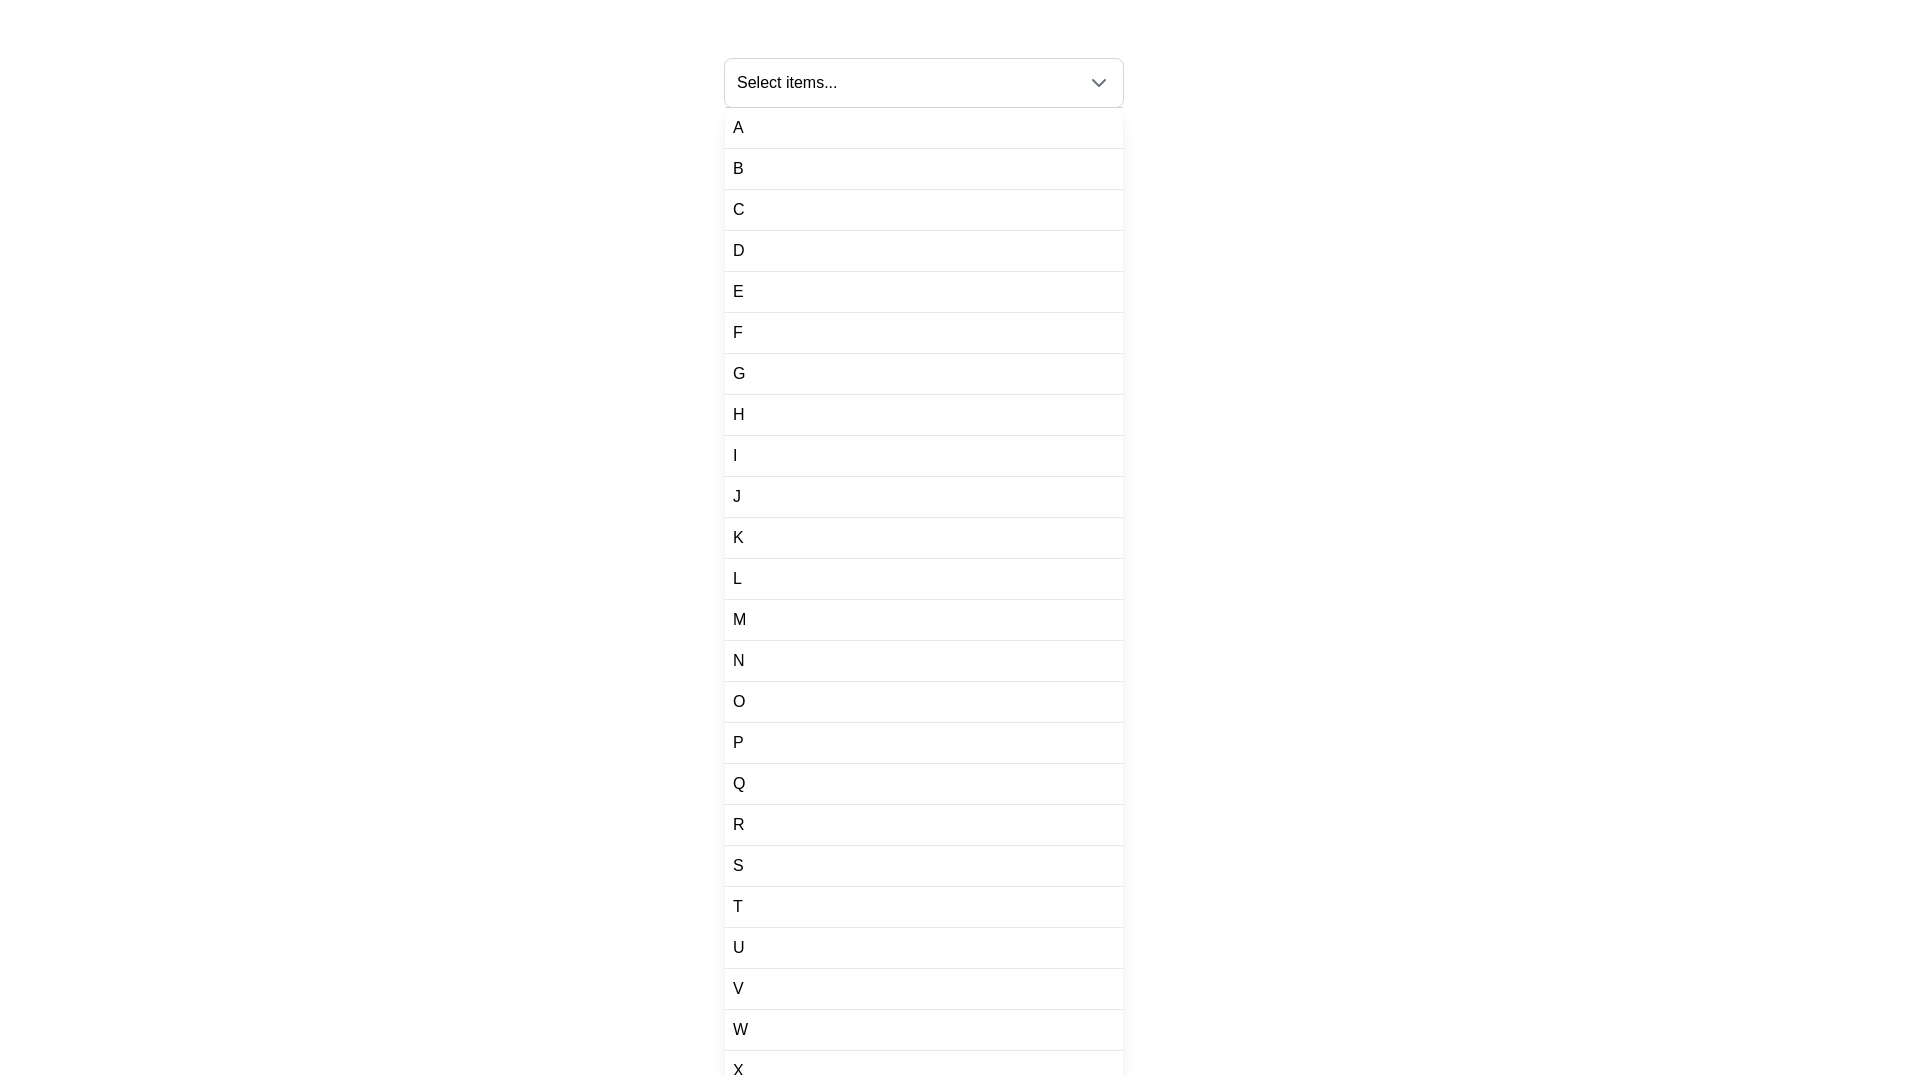  Describe the element at coordinates (1098, 82) in the screenshot. I see `the downward-pointing chevron icon styled in gray` at that location.